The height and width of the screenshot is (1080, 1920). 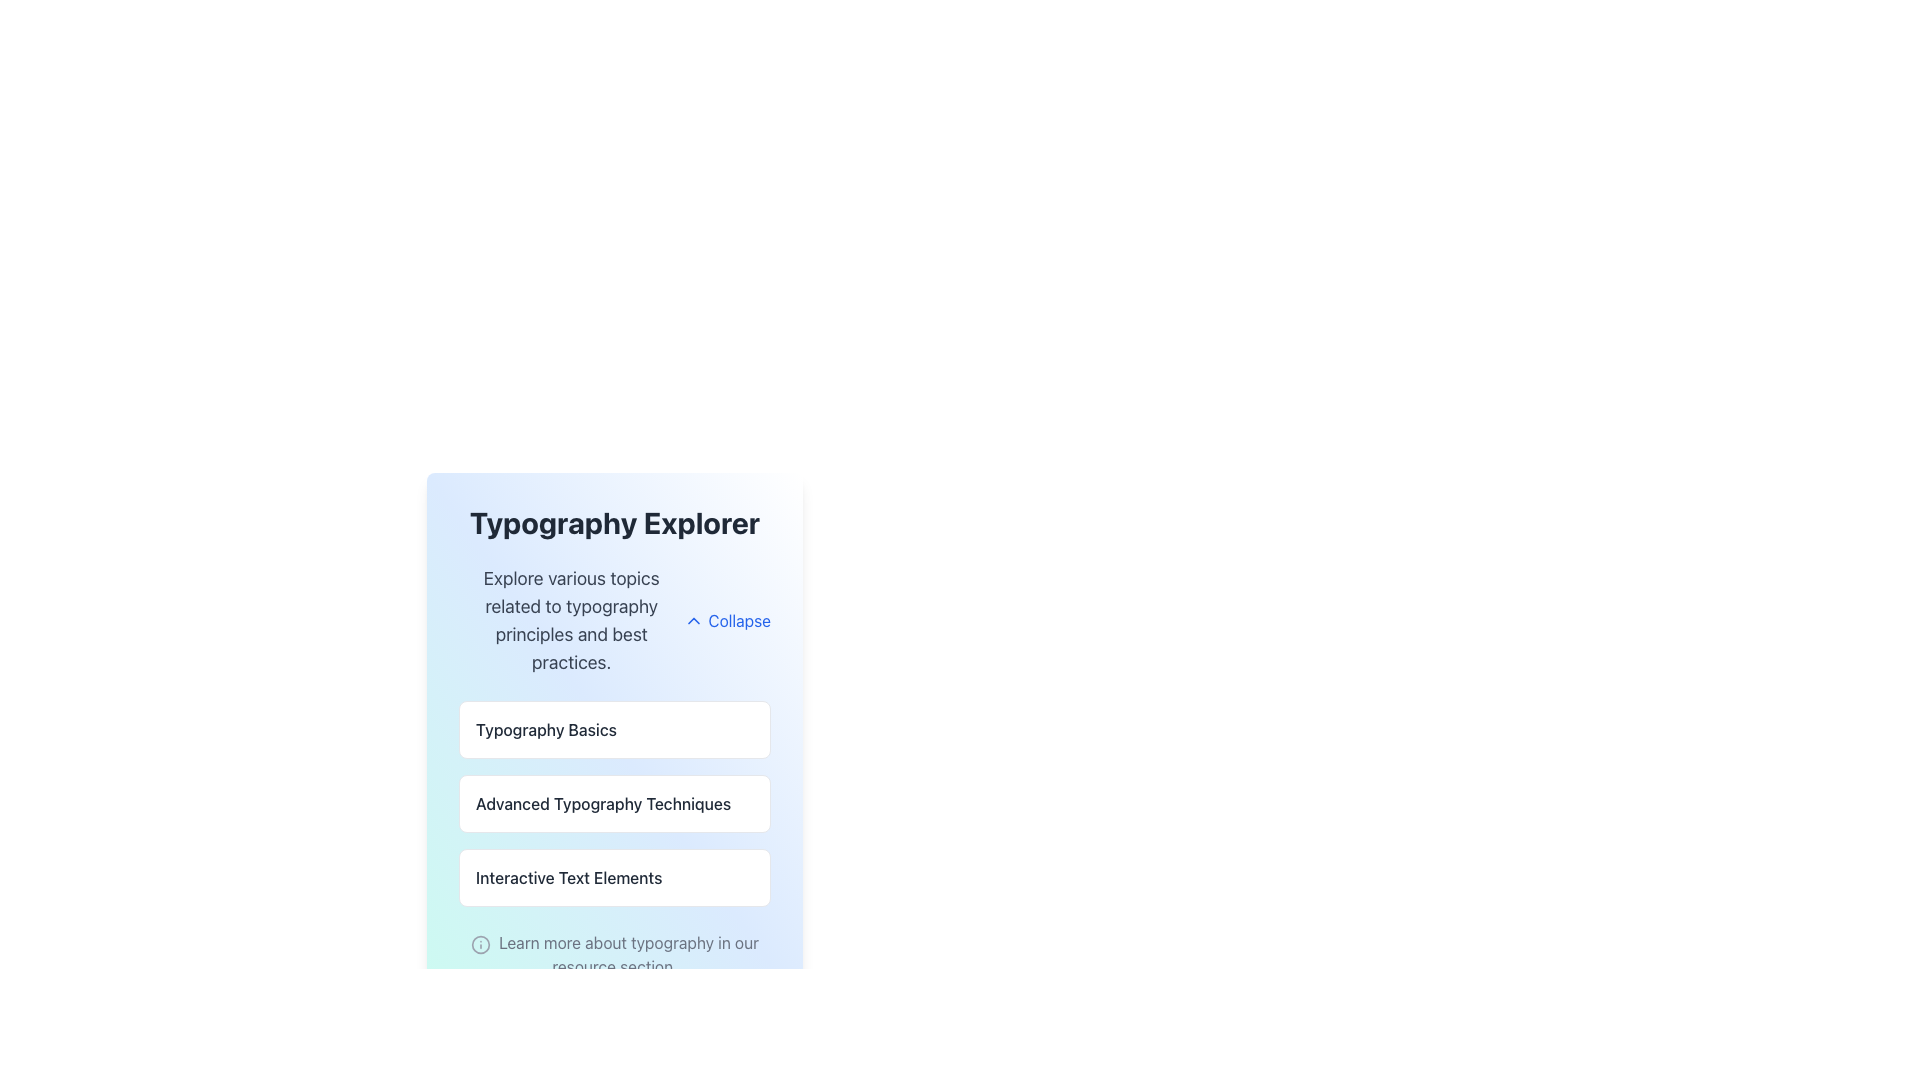 What do you see at coordinates (613, 877) in the screenshot?
I see `the 'Interactive Text Elements' text label` at bounding box center [613, 877].